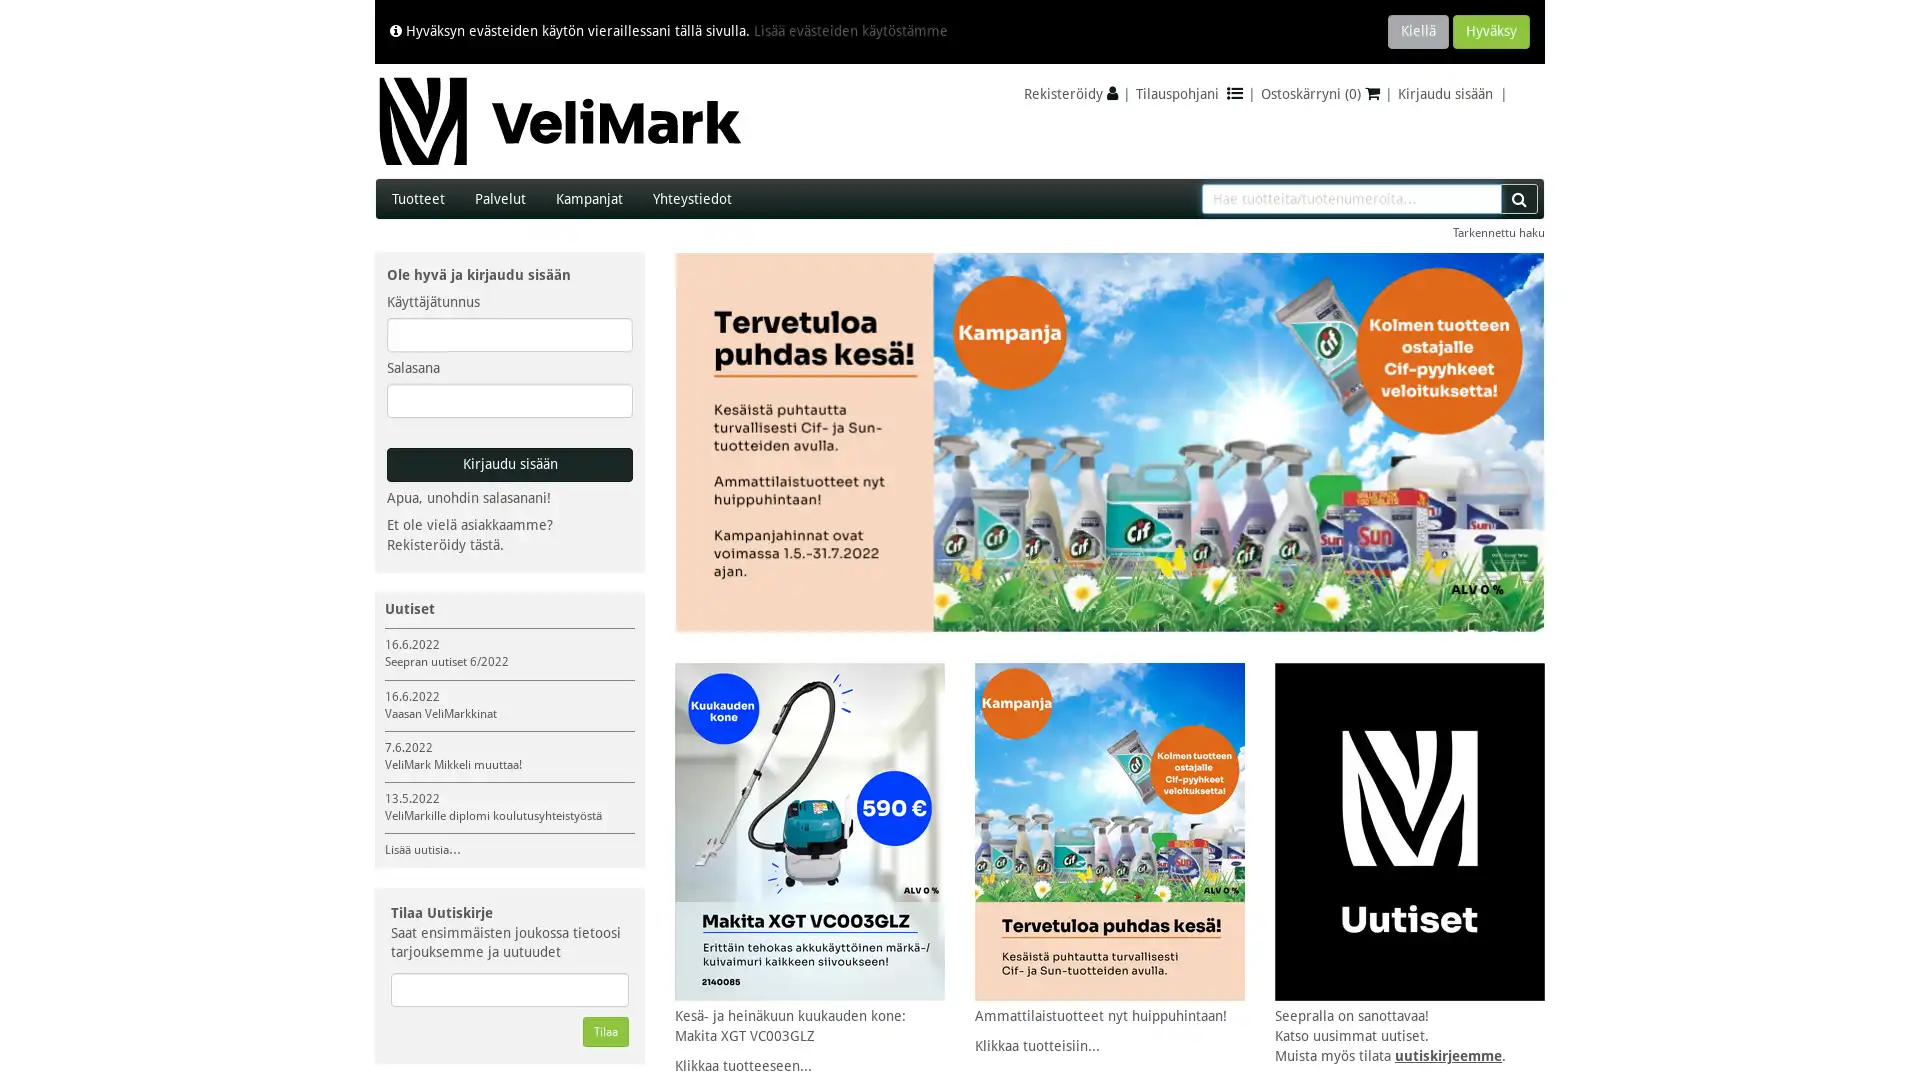 The width and height of the screenshot is (1920, 1080). I want to click on Tilaa, so click(604, 1032).